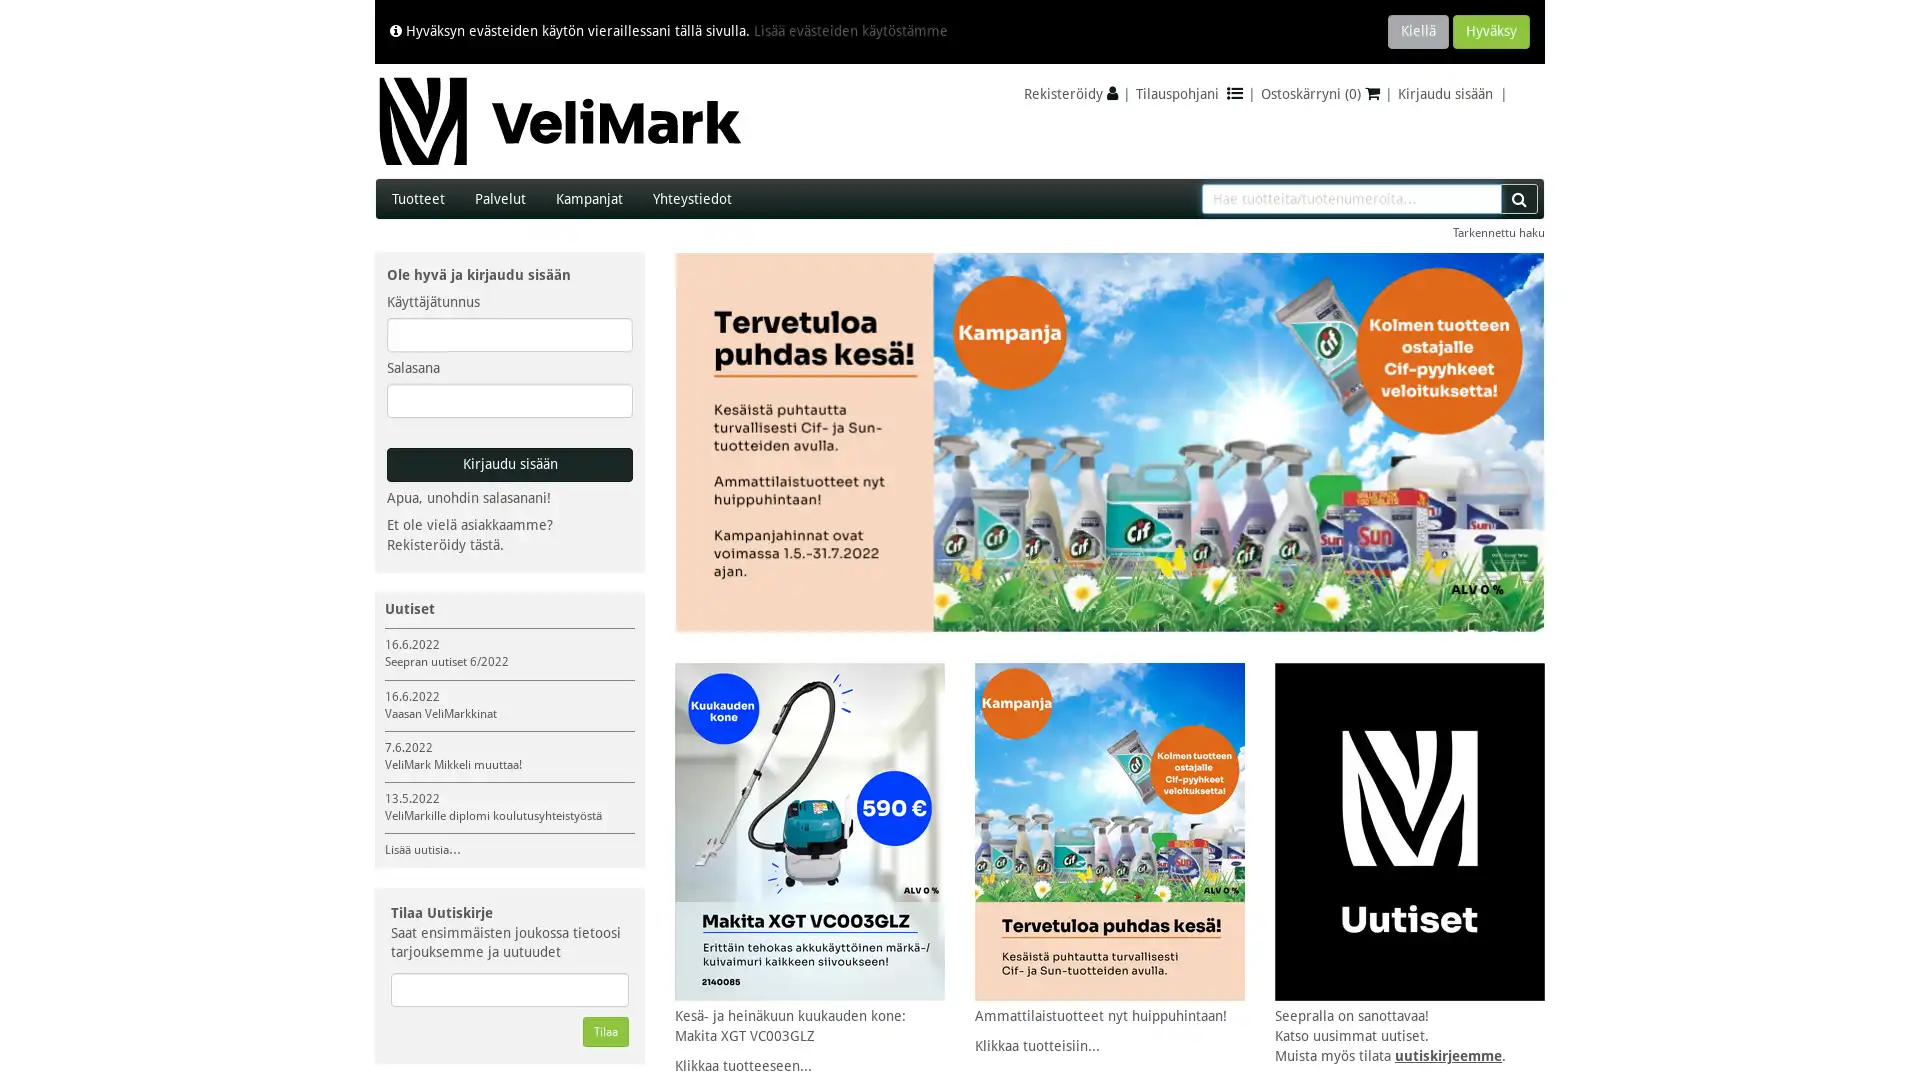 The width and height of the screenshot is (1920, 1080). I want to click on Tilaa, so click(604, 1032).